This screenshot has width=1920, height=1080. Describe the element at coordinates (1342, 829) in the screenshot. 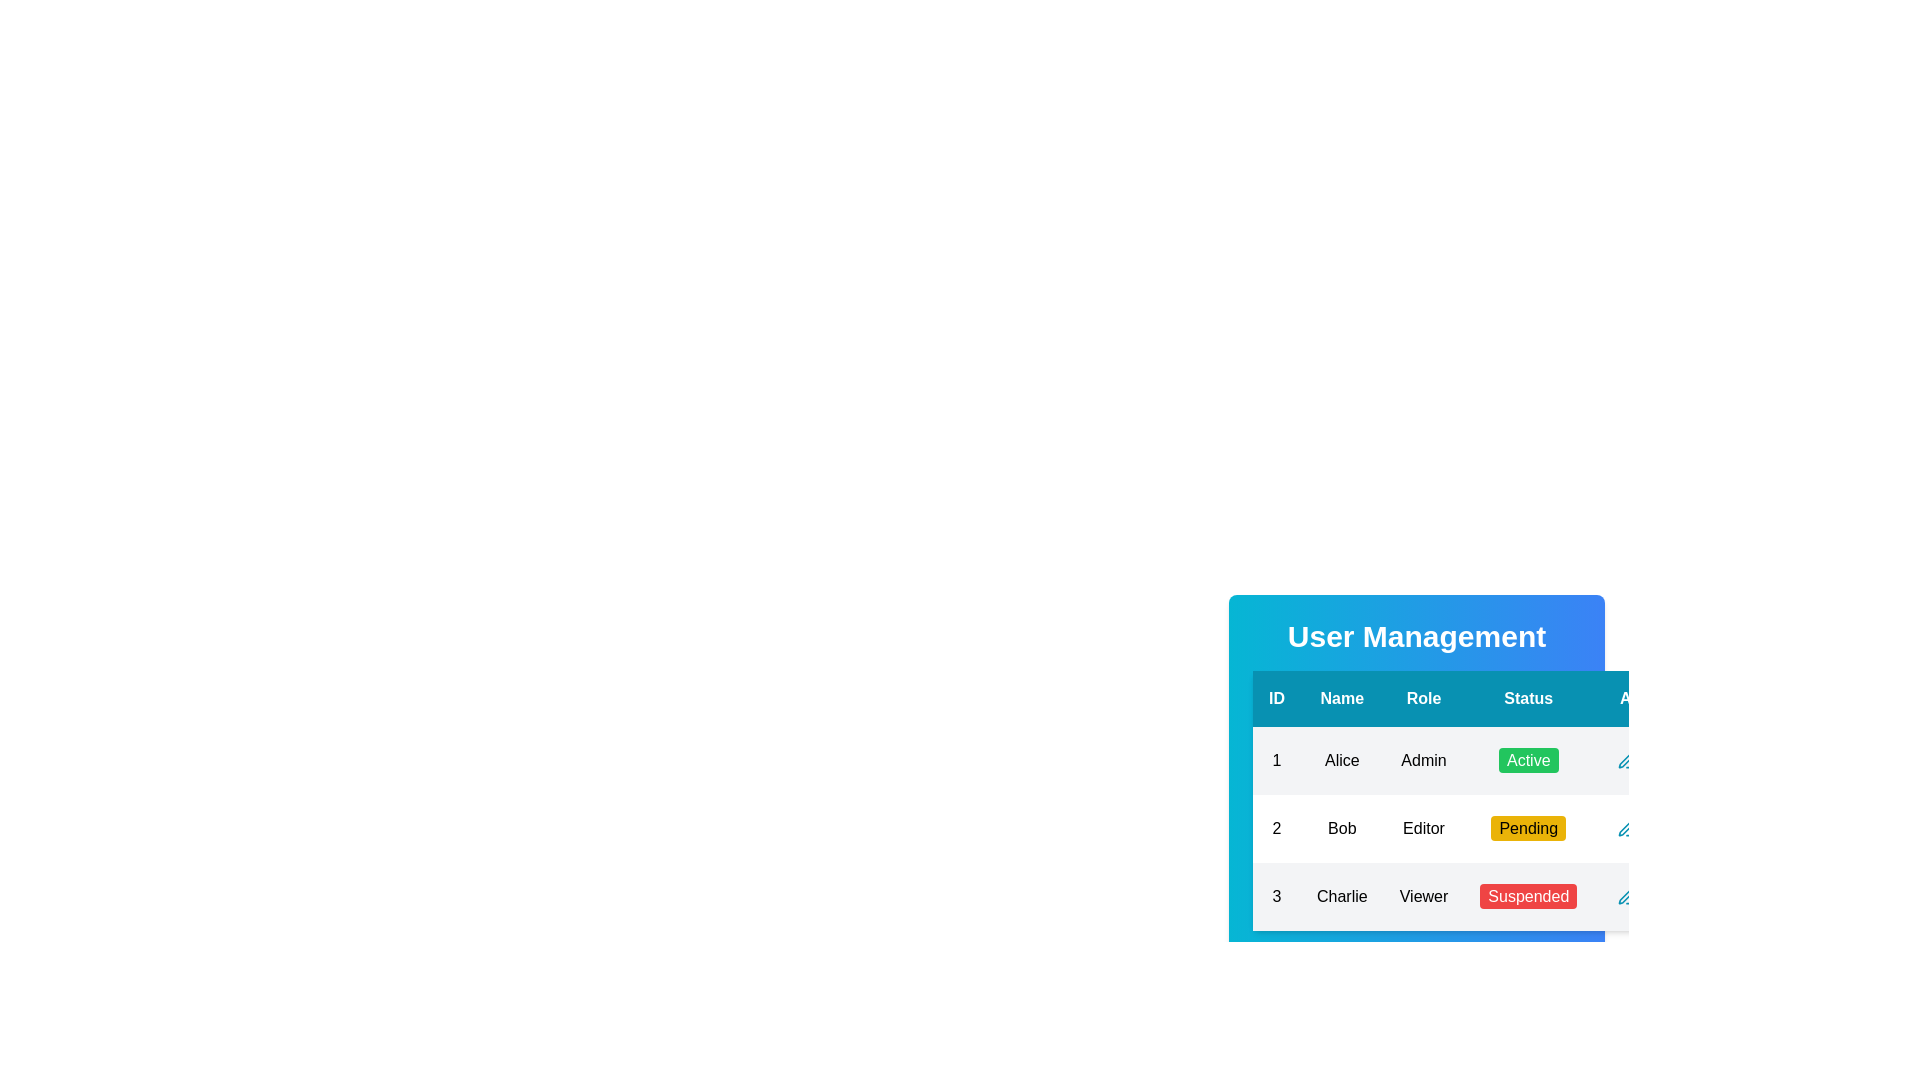

I see `the static text label displaying the name 'Bob' located in the second row and second column of the table under the 'Name' column header` at that location.